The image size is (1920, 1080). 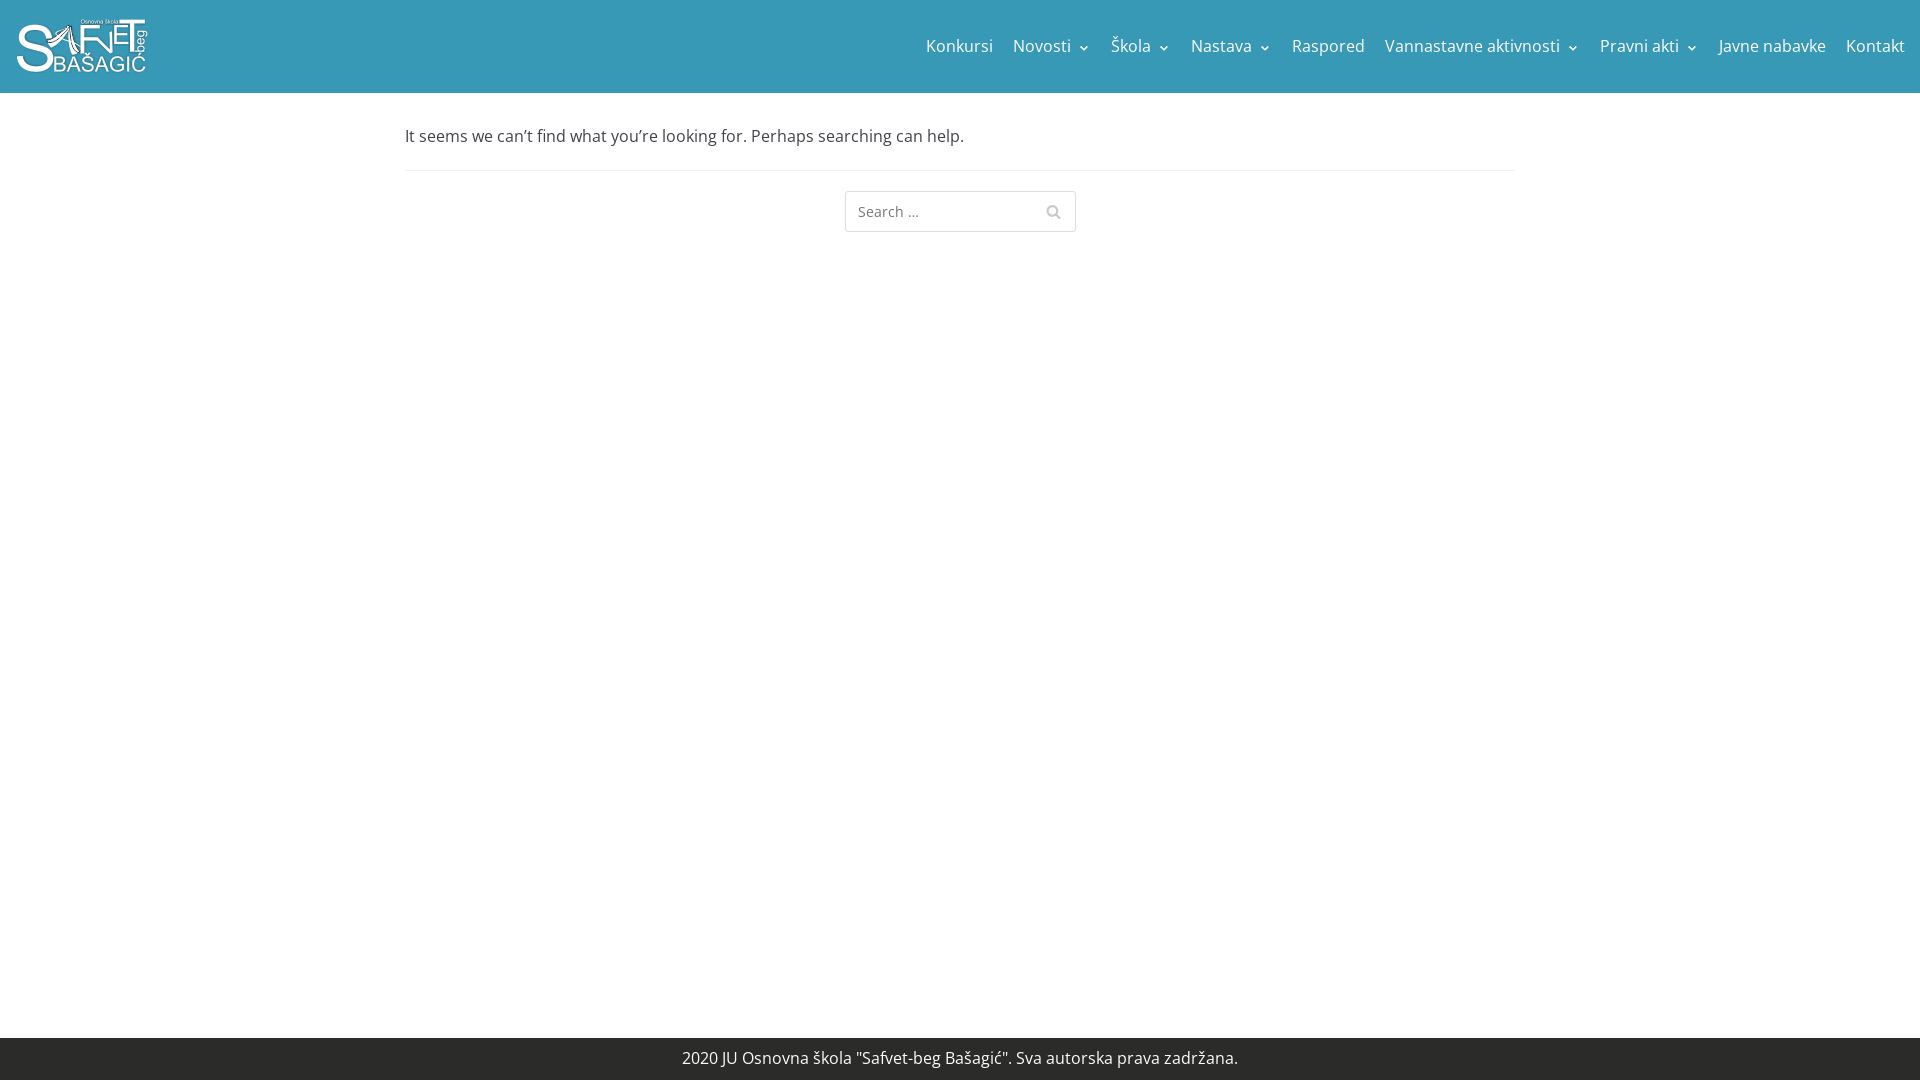 I want to click on 'Novosti', so click(x=1050, y=45).